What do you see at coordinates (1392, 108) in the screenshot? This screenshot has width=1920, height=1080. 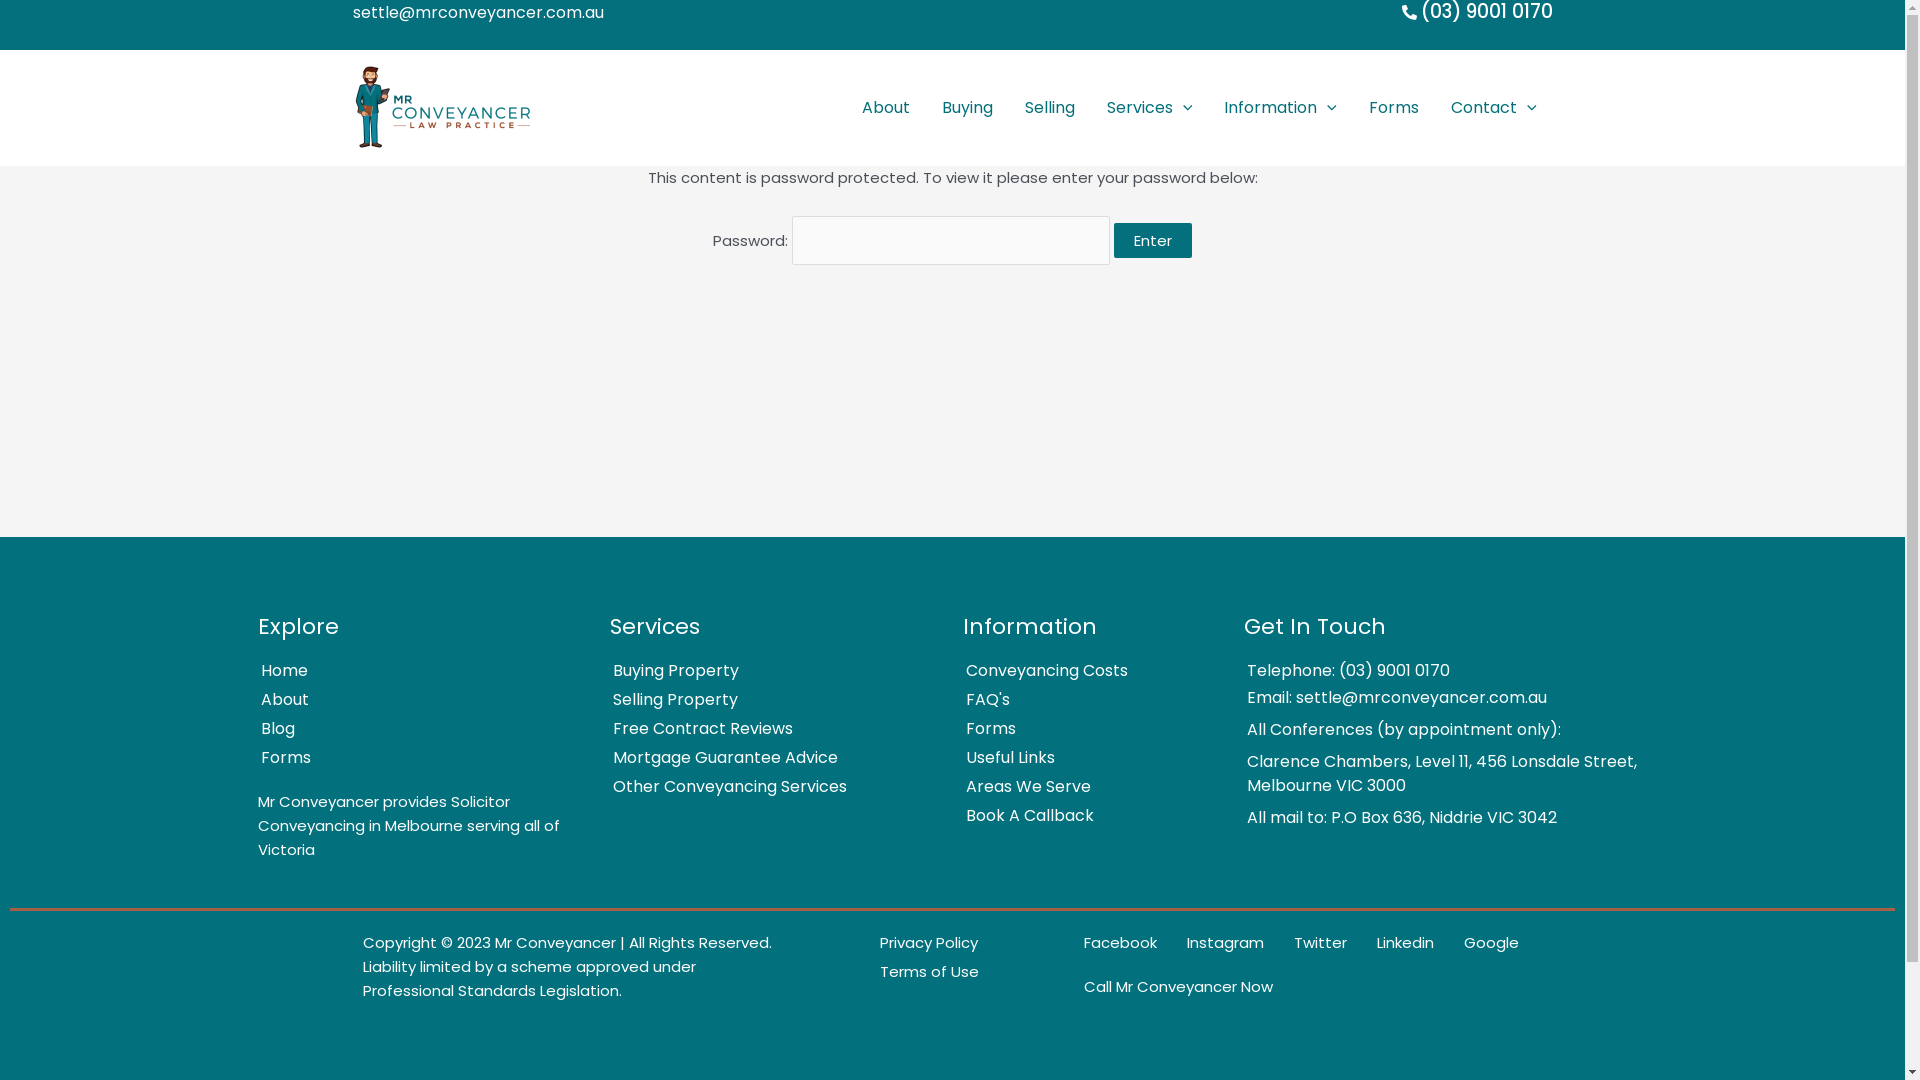 I see `'Forms'` at bounding box center [1392, 108].